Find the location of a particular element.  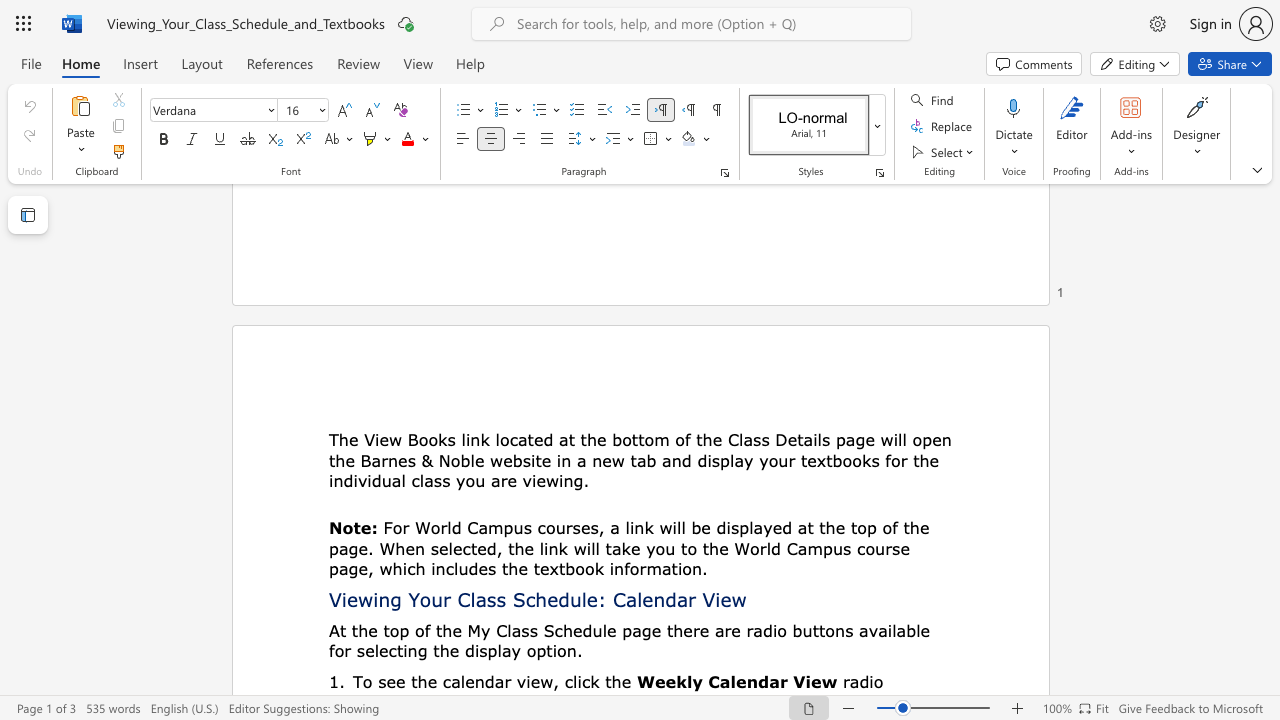

the subset text "nk" within the text "The View Books link" is located at coordinates (469, 438).